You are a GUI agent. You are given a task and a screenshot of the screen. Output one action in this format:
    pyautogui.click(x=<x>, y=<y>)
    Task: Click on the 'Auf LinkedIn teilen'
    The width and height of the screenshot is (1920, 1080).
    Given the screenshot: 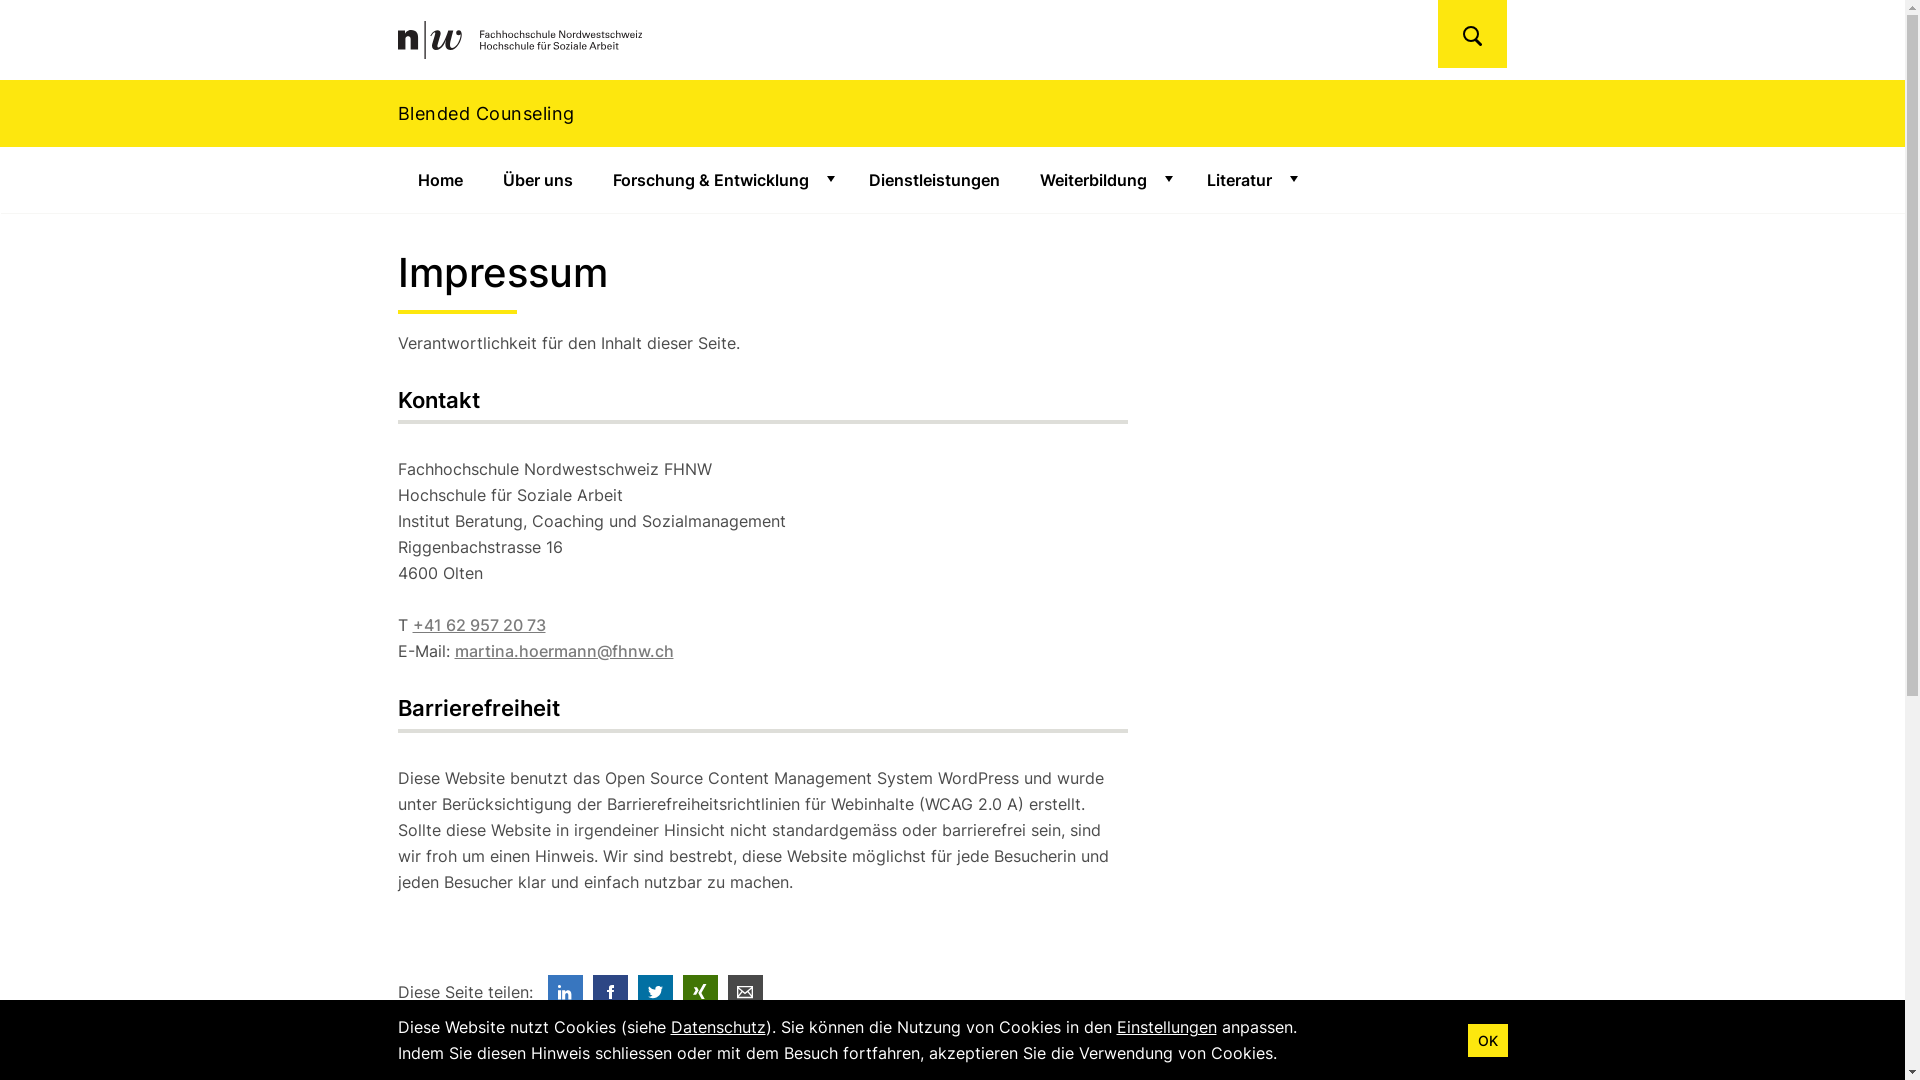 What is the action you would take?
    pyautogui.click(x=564, y=992)
    